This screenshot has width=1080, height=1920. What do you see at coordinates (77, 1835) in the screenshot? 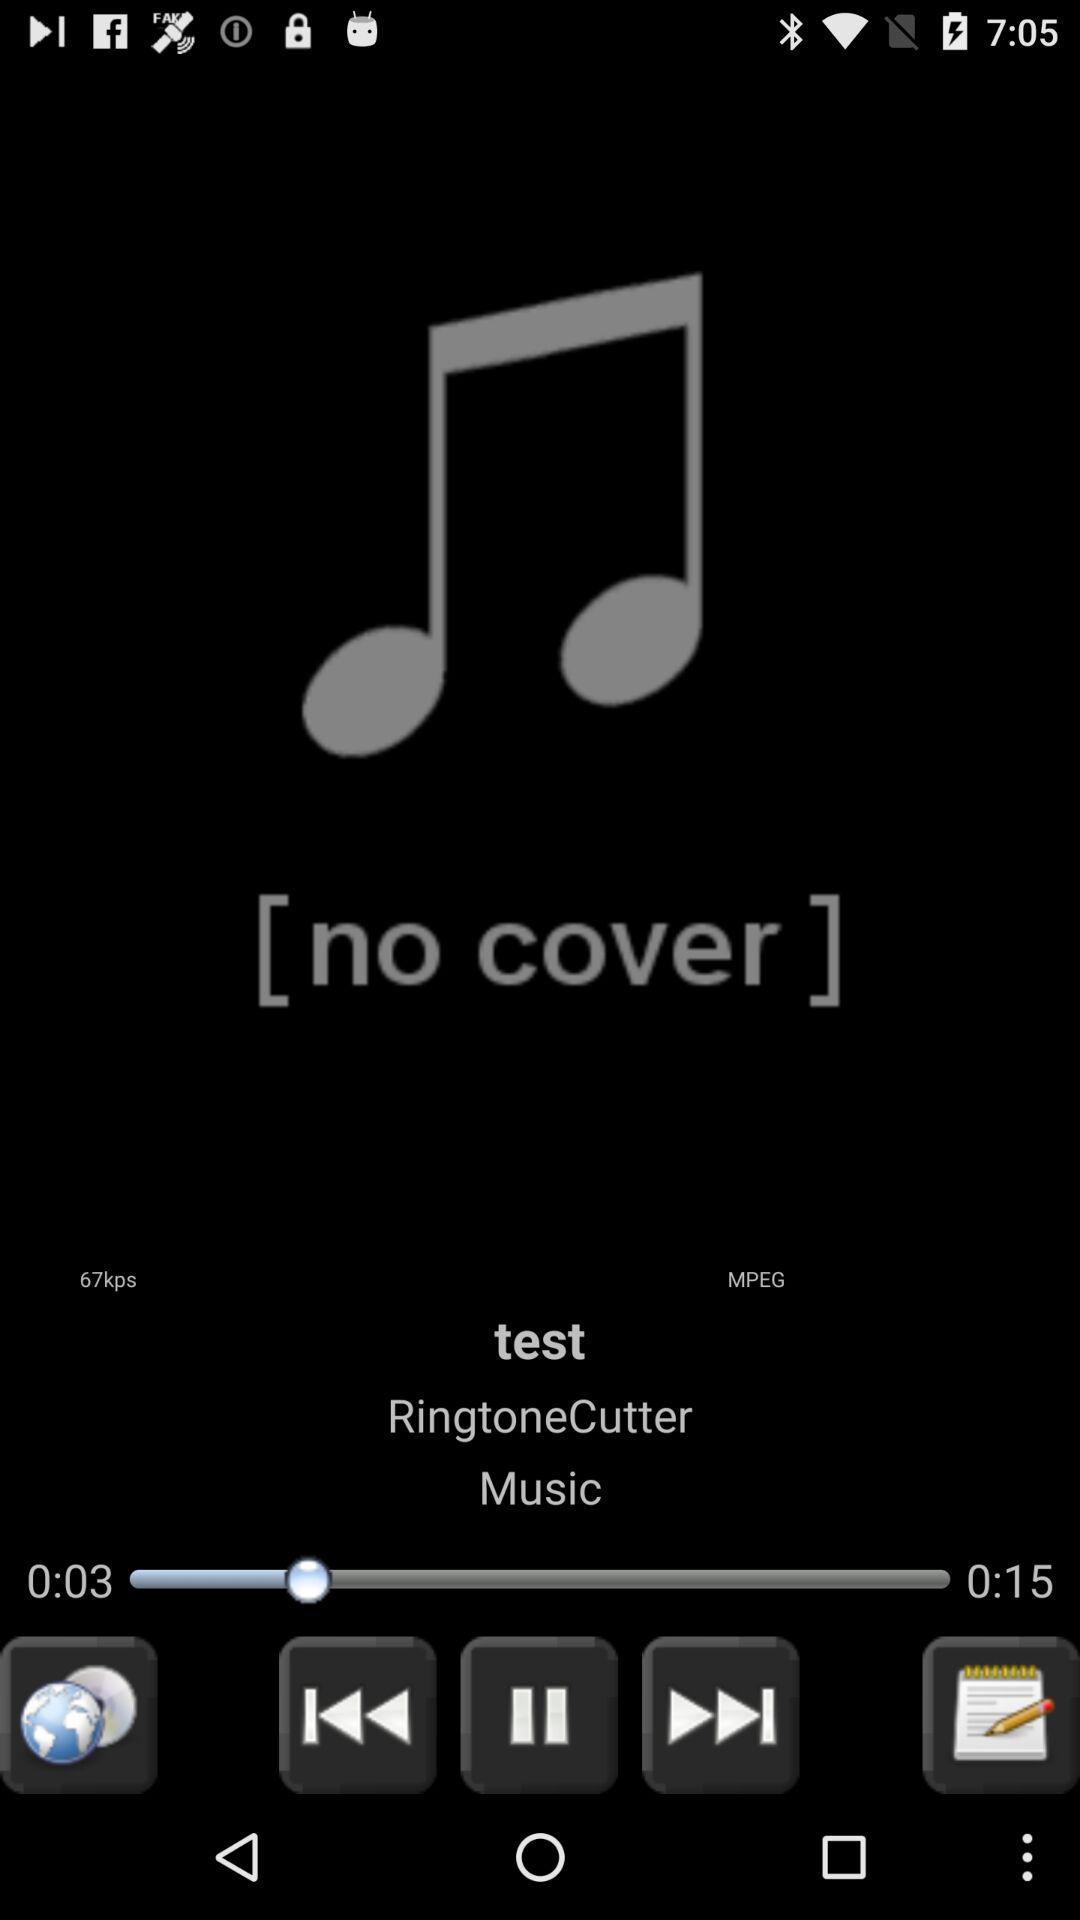
I see `the globe icon` at bounding box center [77, 1835].